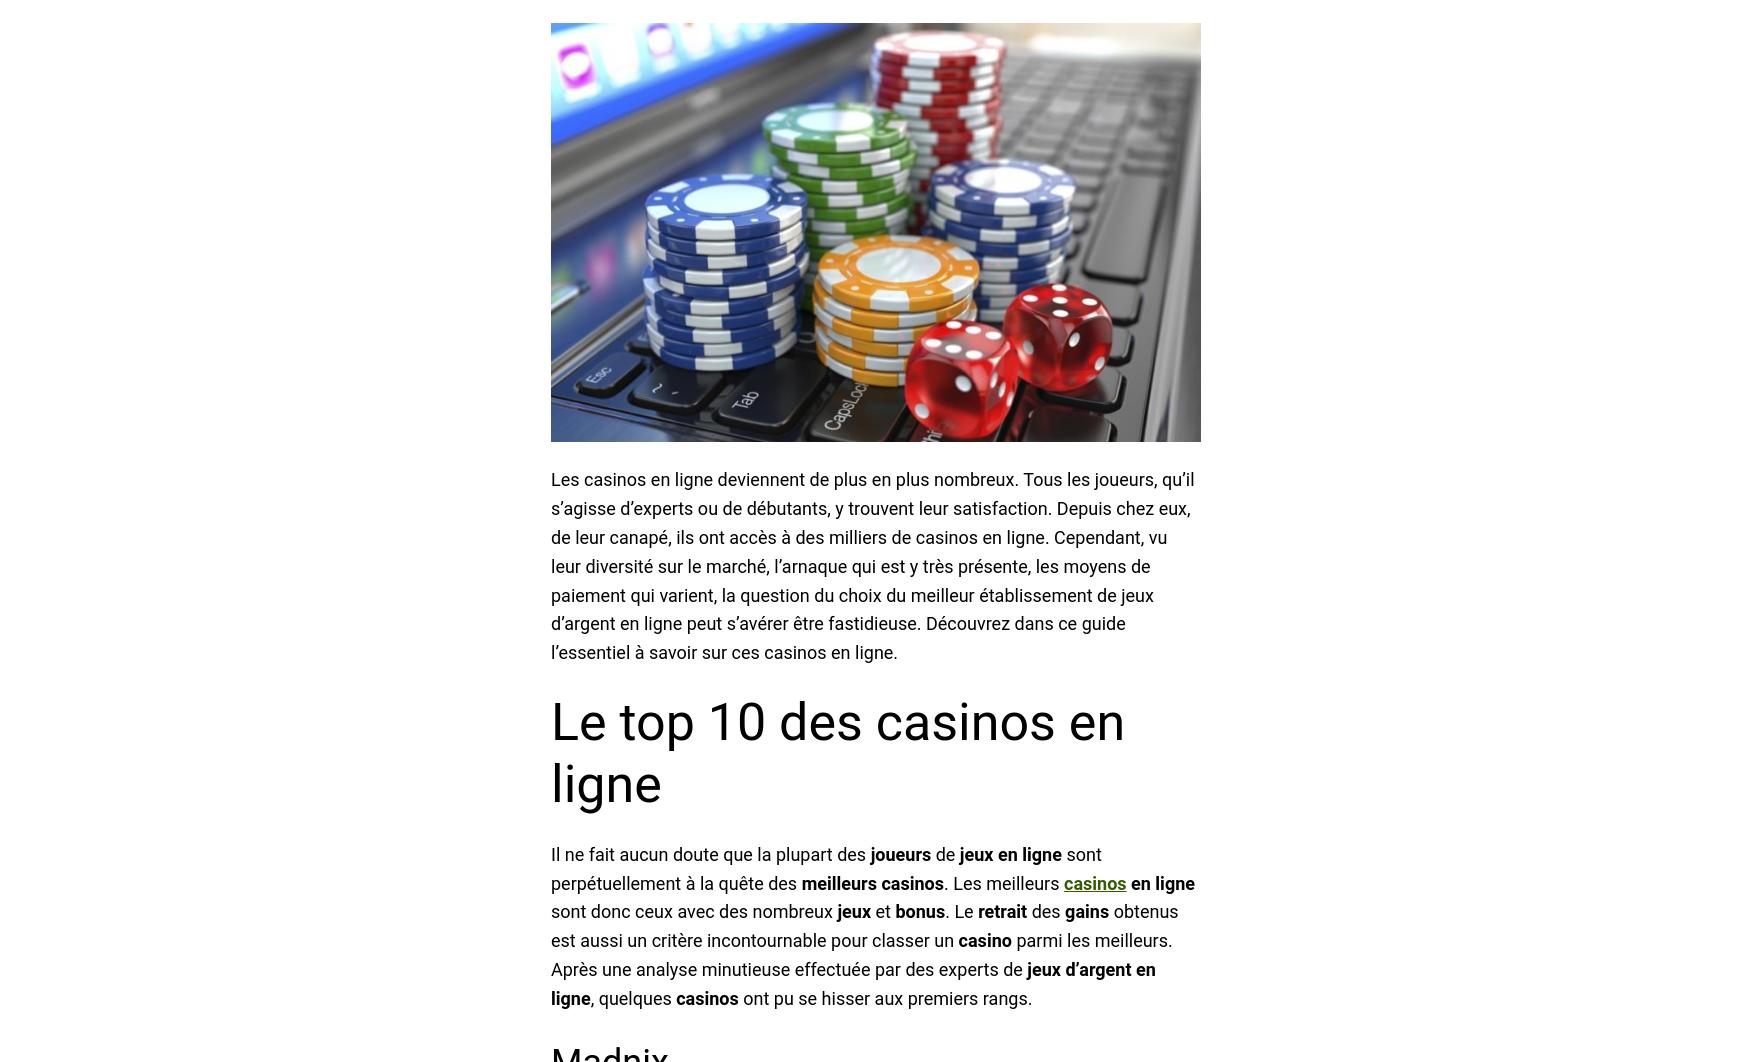 The image size is (1752, 1062). I want to click on 'joueurs', so click(900, 852).